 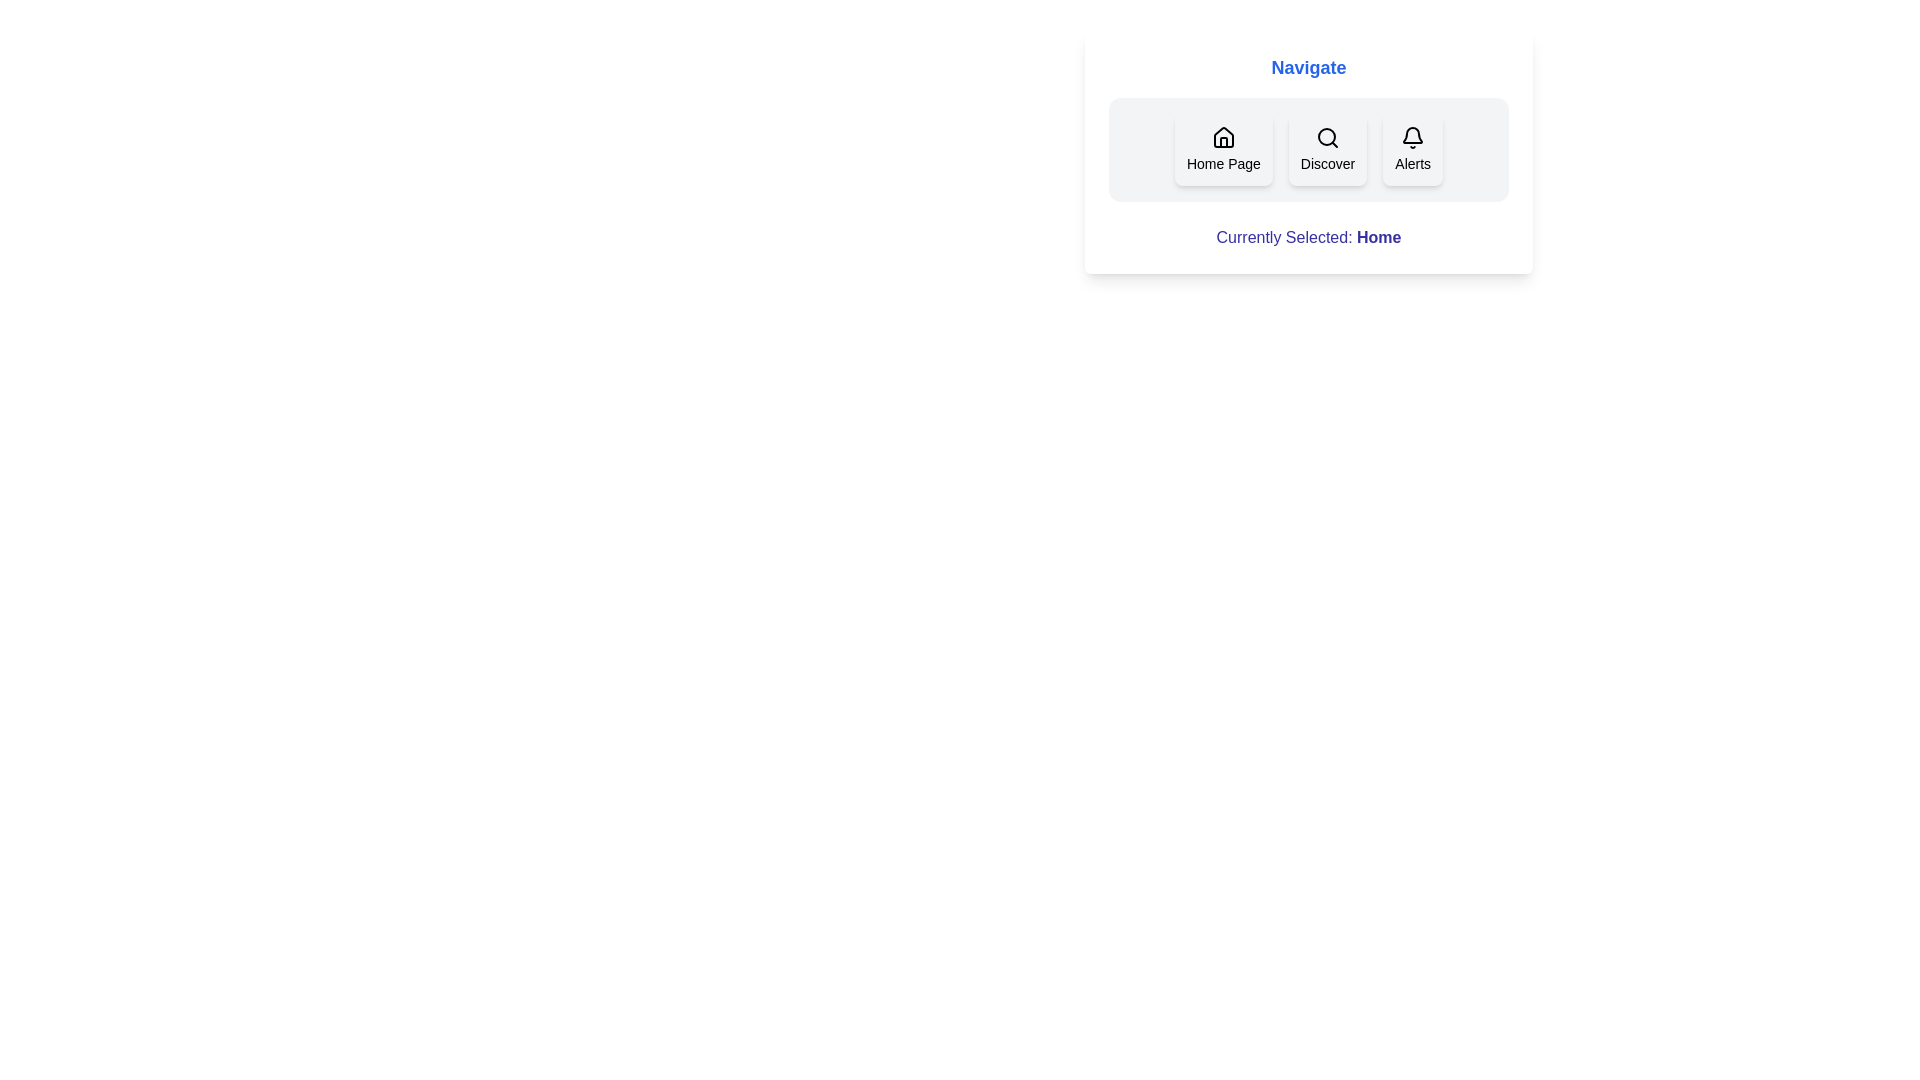 I want to click on the Text label displaying 'Home' in the phrase 'Currently Selected: Home', which is located below the navigation panel, so click(x=1378, y=236).